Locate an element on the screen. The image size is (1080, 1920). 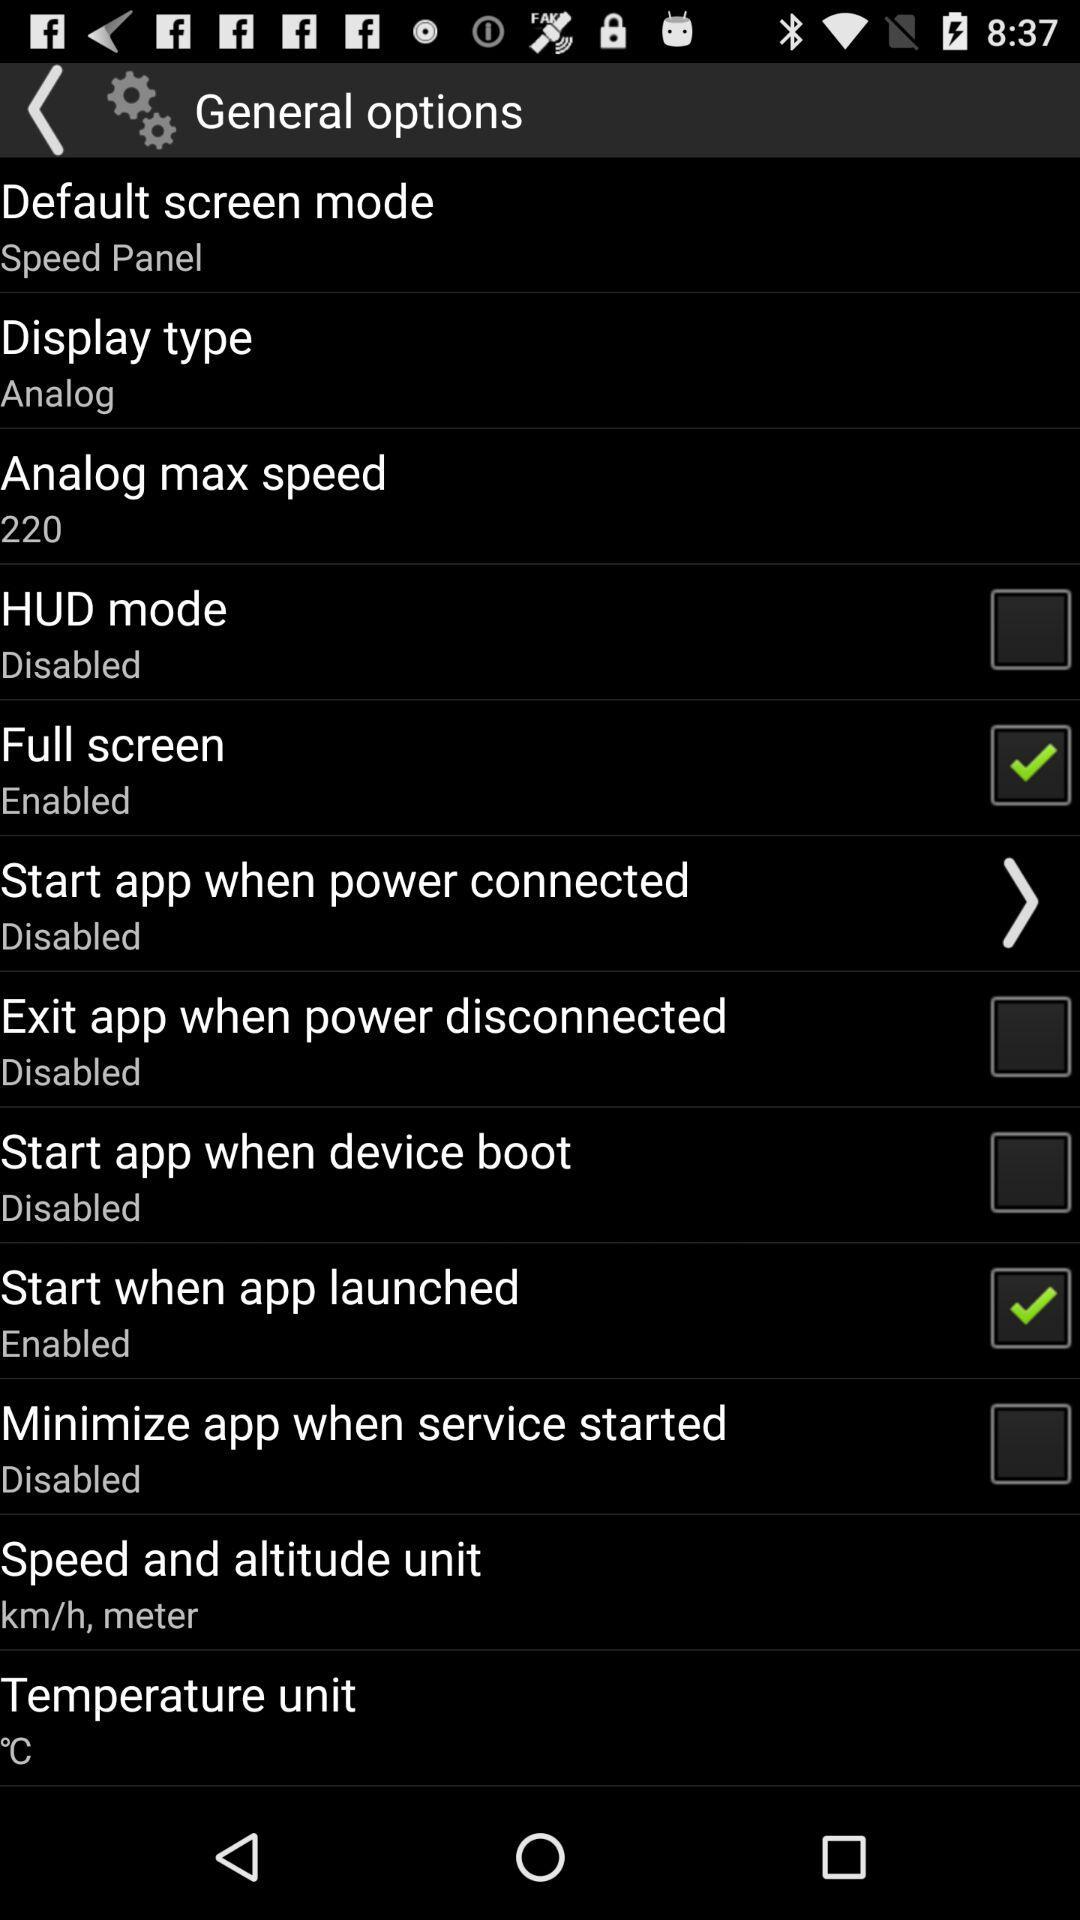
icon below default screen mode is located at coordinates (101, 255).